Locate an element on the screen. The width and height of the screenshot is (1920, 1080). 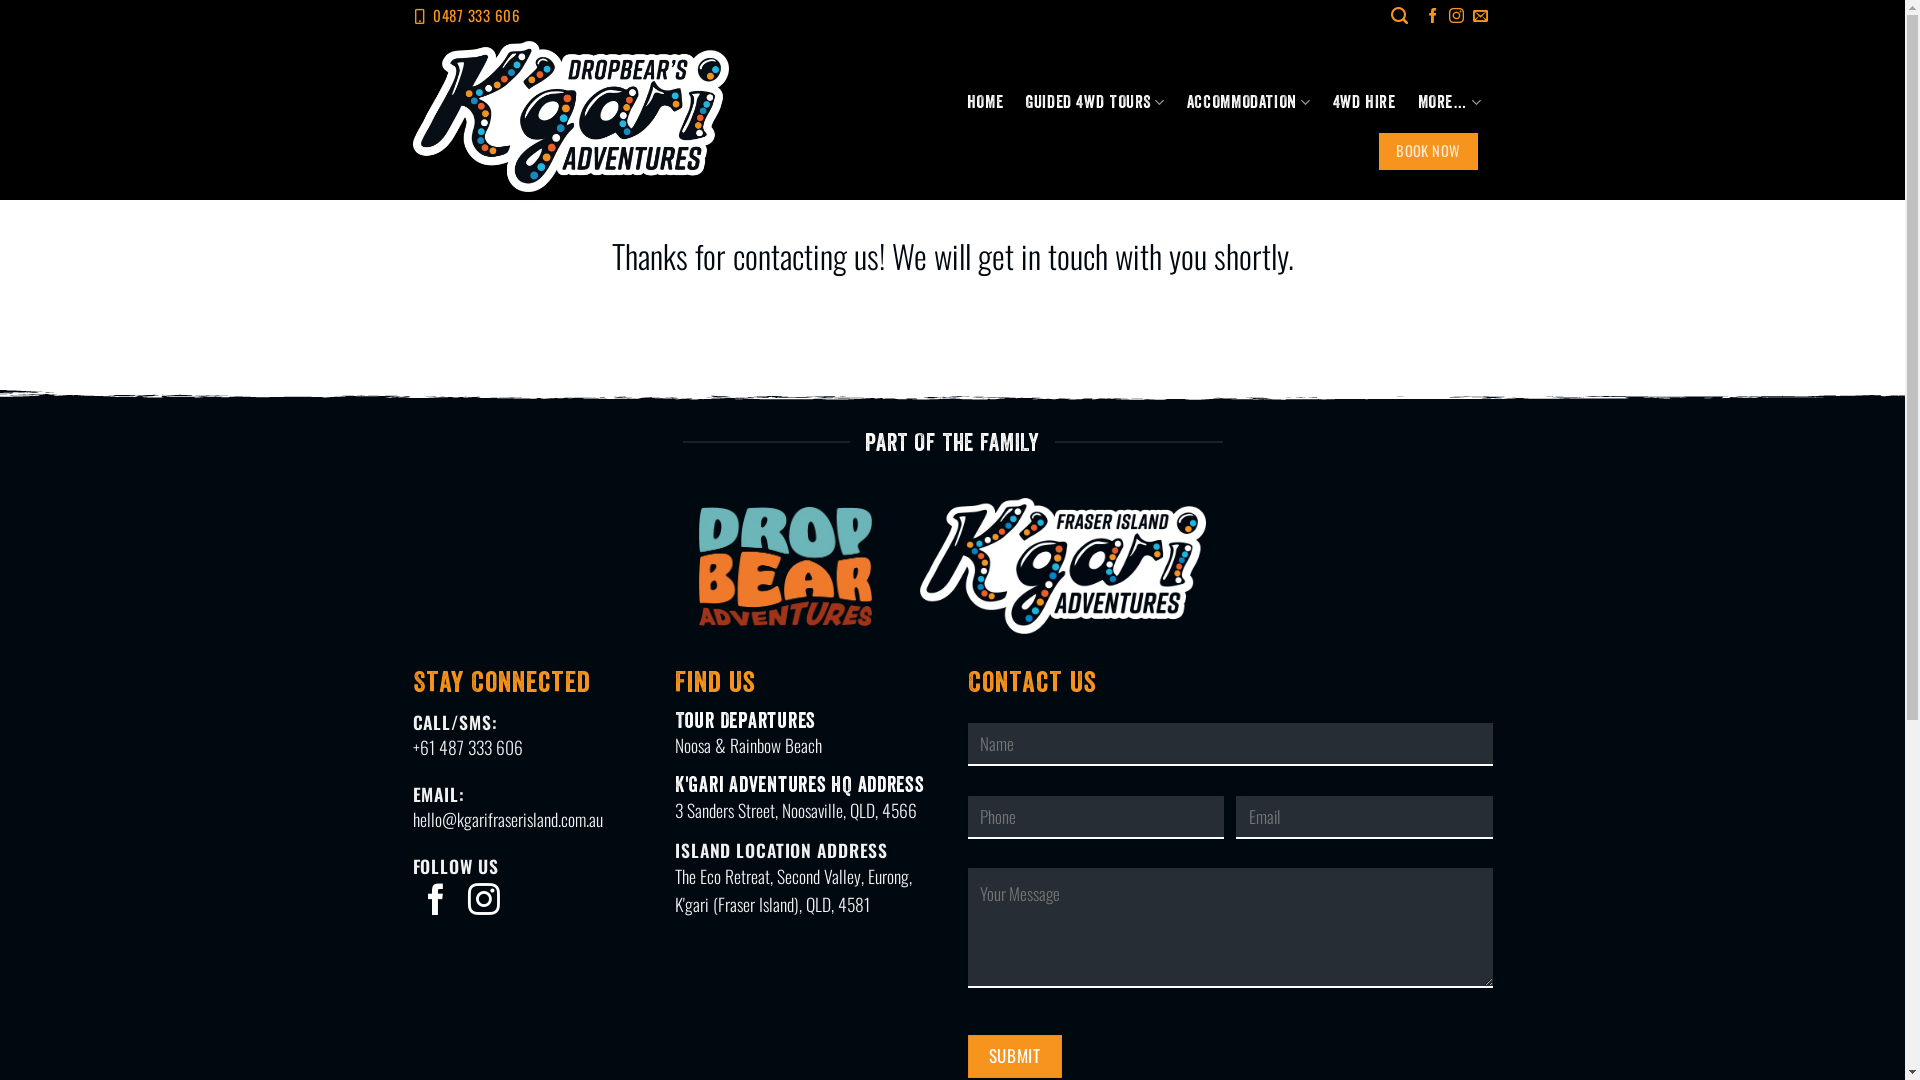
'Follow on Facebook' is located at coordinates (435, 902).